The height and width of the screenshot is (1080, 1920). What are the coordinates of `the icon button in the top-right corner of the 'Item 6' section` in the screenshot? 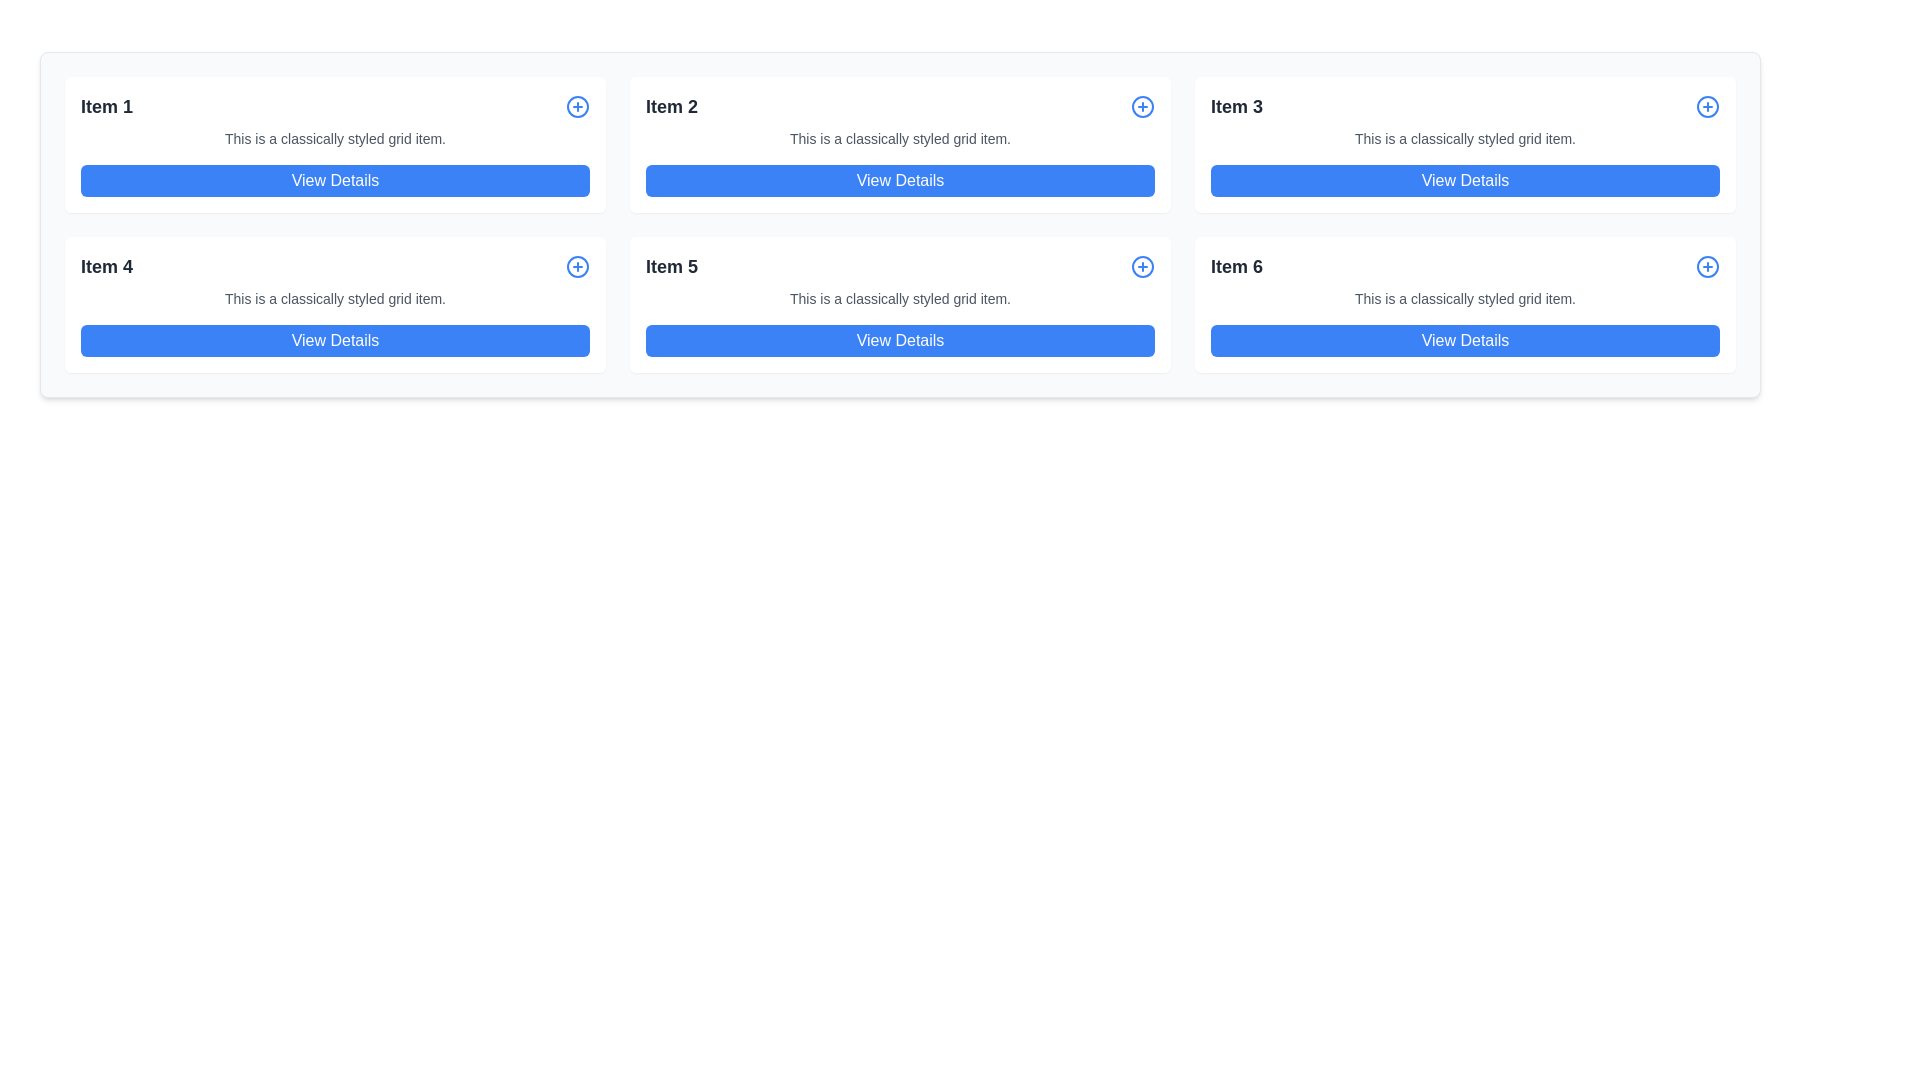 It's located at (1707, 265).